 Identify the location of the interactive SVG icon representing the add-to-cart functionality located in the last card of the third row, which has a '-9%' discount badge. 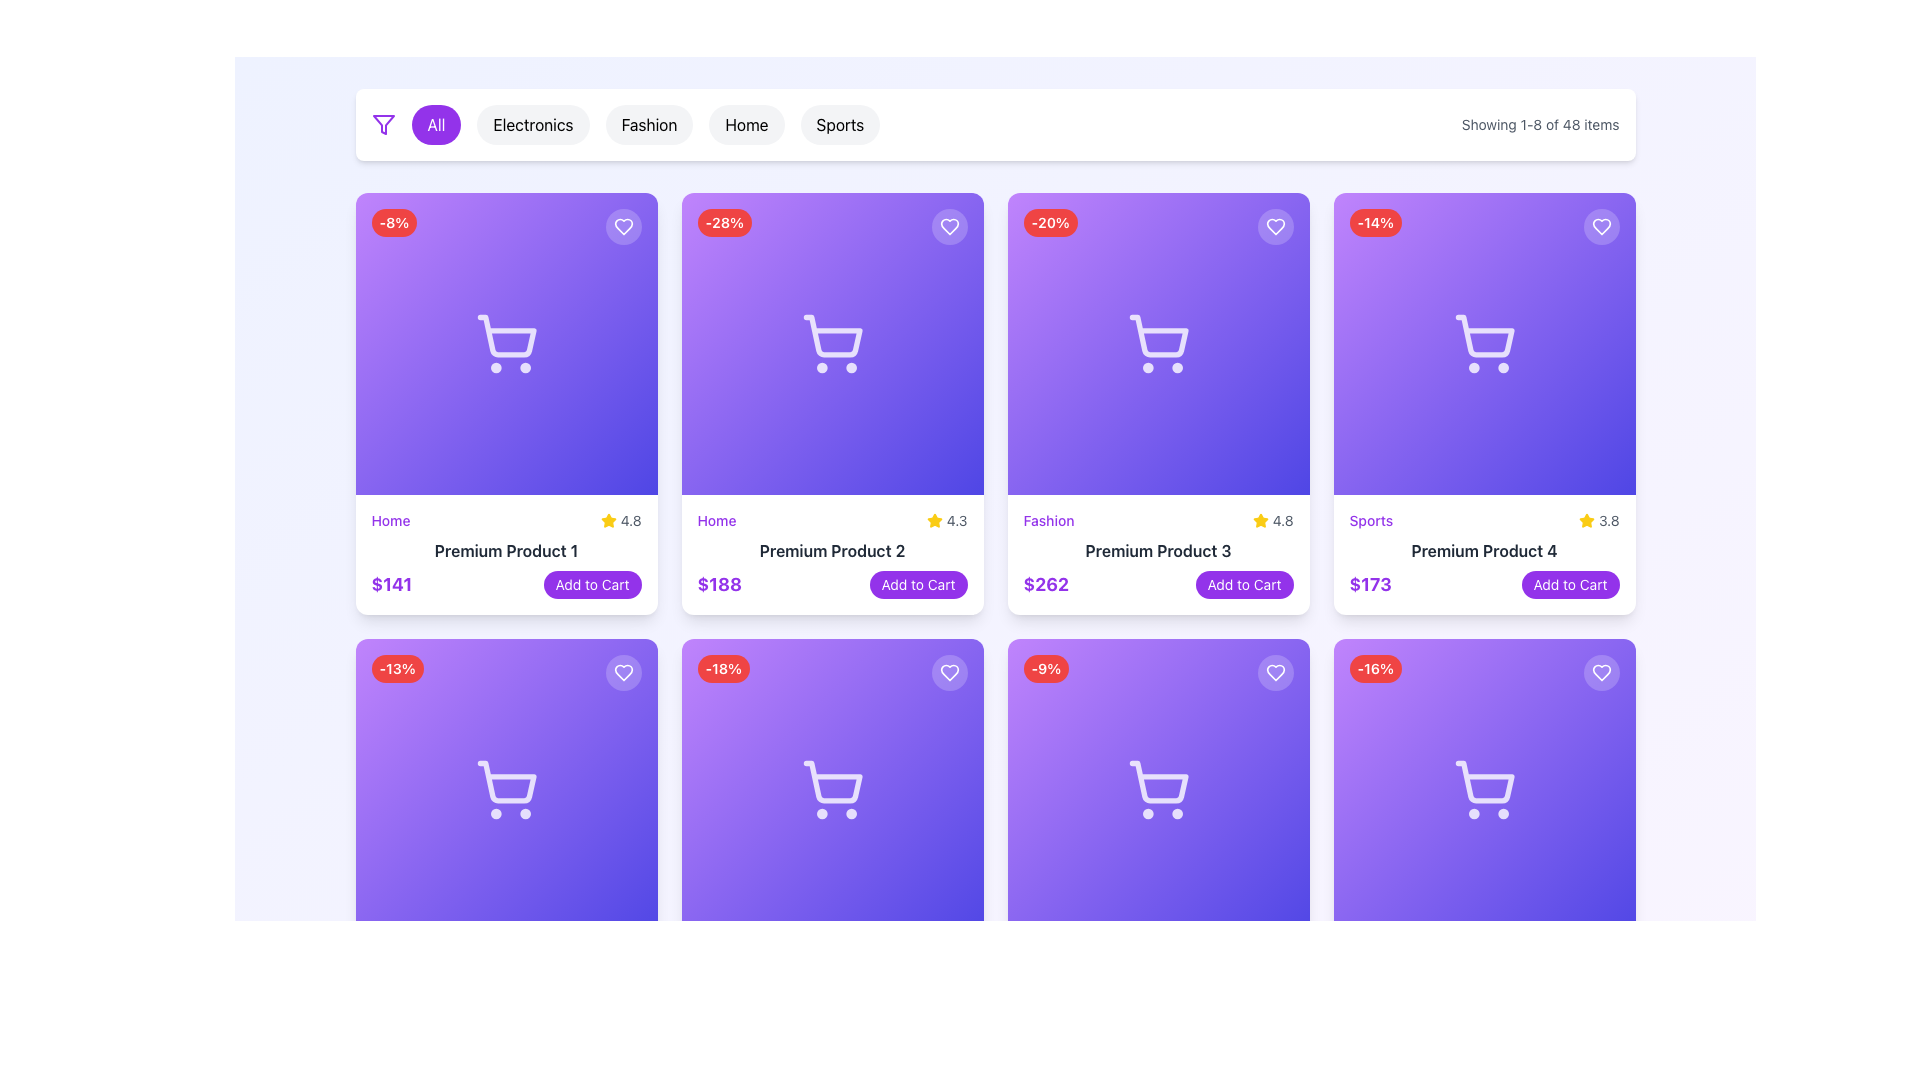
(1158, 789).